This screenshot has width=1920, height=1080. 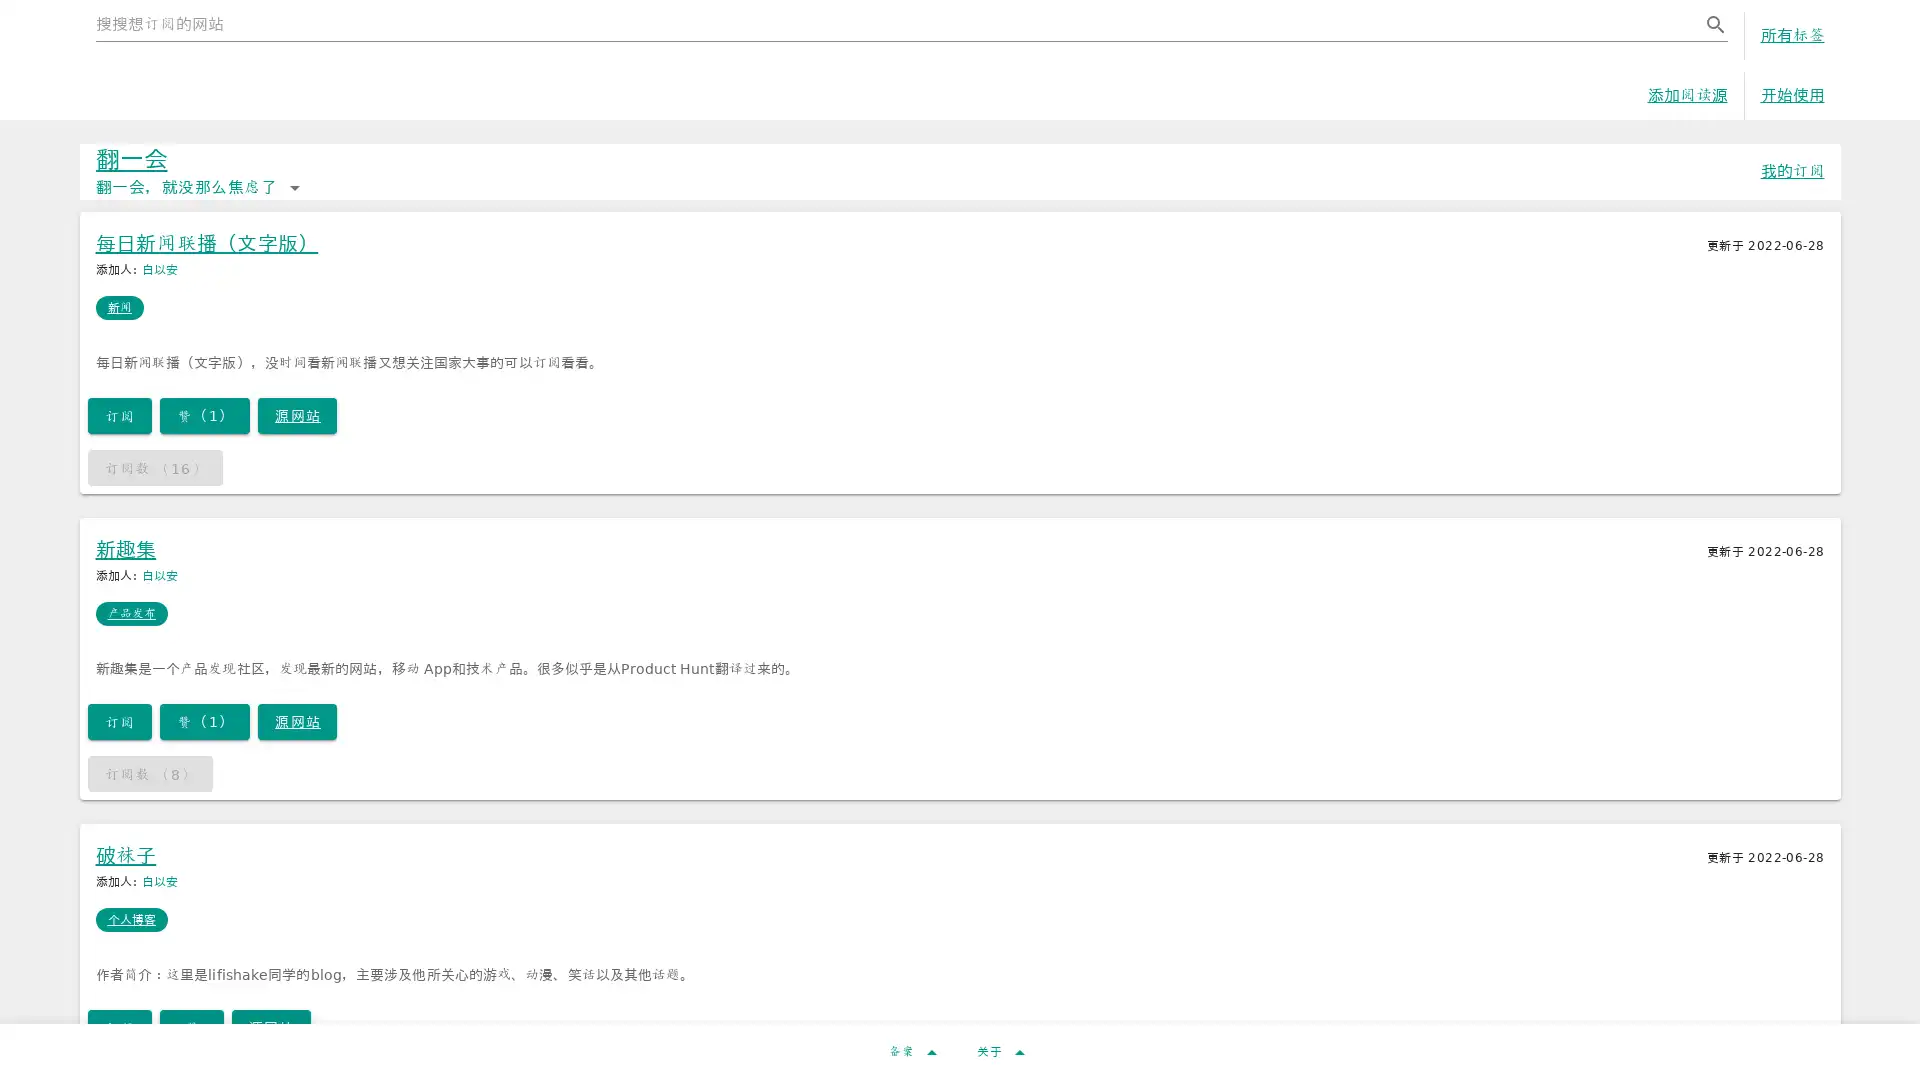 What do you see at coordinates (153, 475) in the screenshot?
I see `(16)` at bounding box center [153, 475].